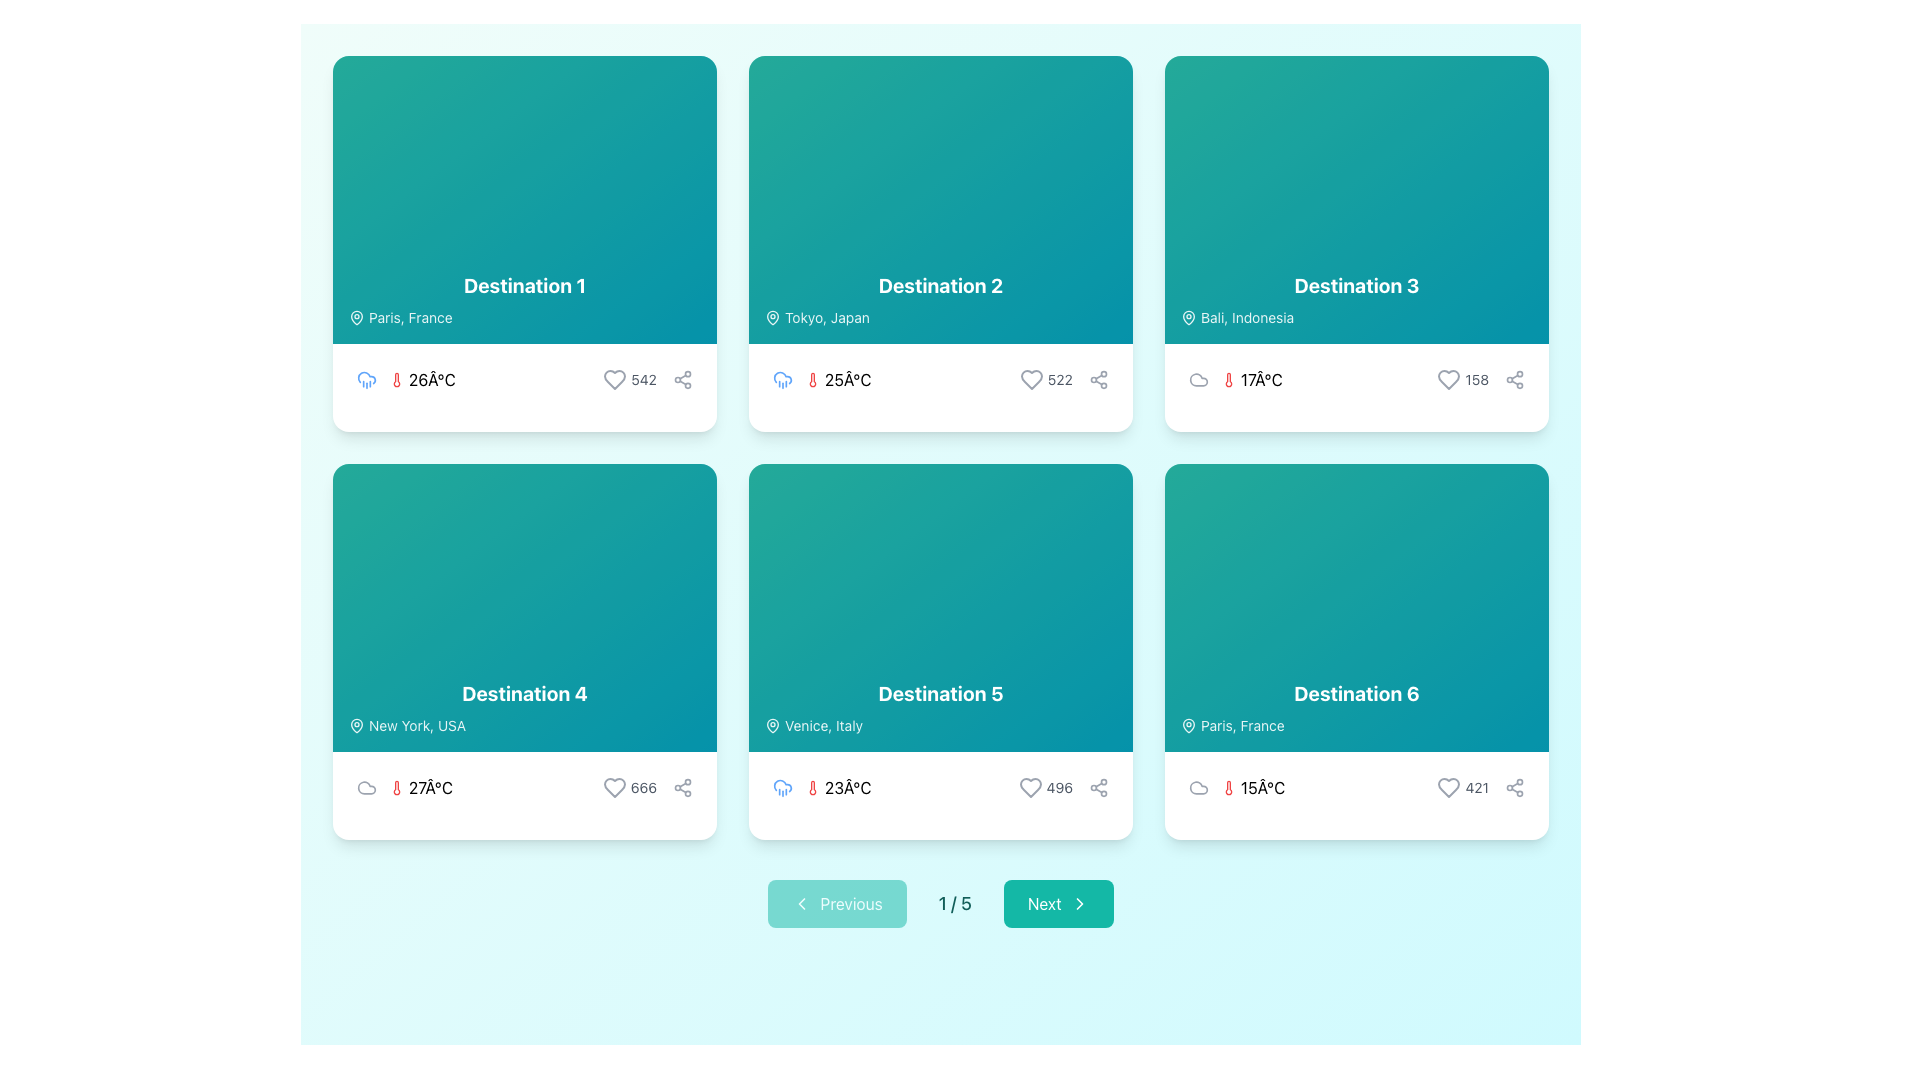 The image size is (1920, 1080). What do you see at coordinates (1463, 380) in the screenshot?
I see `the heart icon in the interactive button located in the third card (Destination 3) to observe the color transition from light gray to red` at bounding box center [1463, 380].